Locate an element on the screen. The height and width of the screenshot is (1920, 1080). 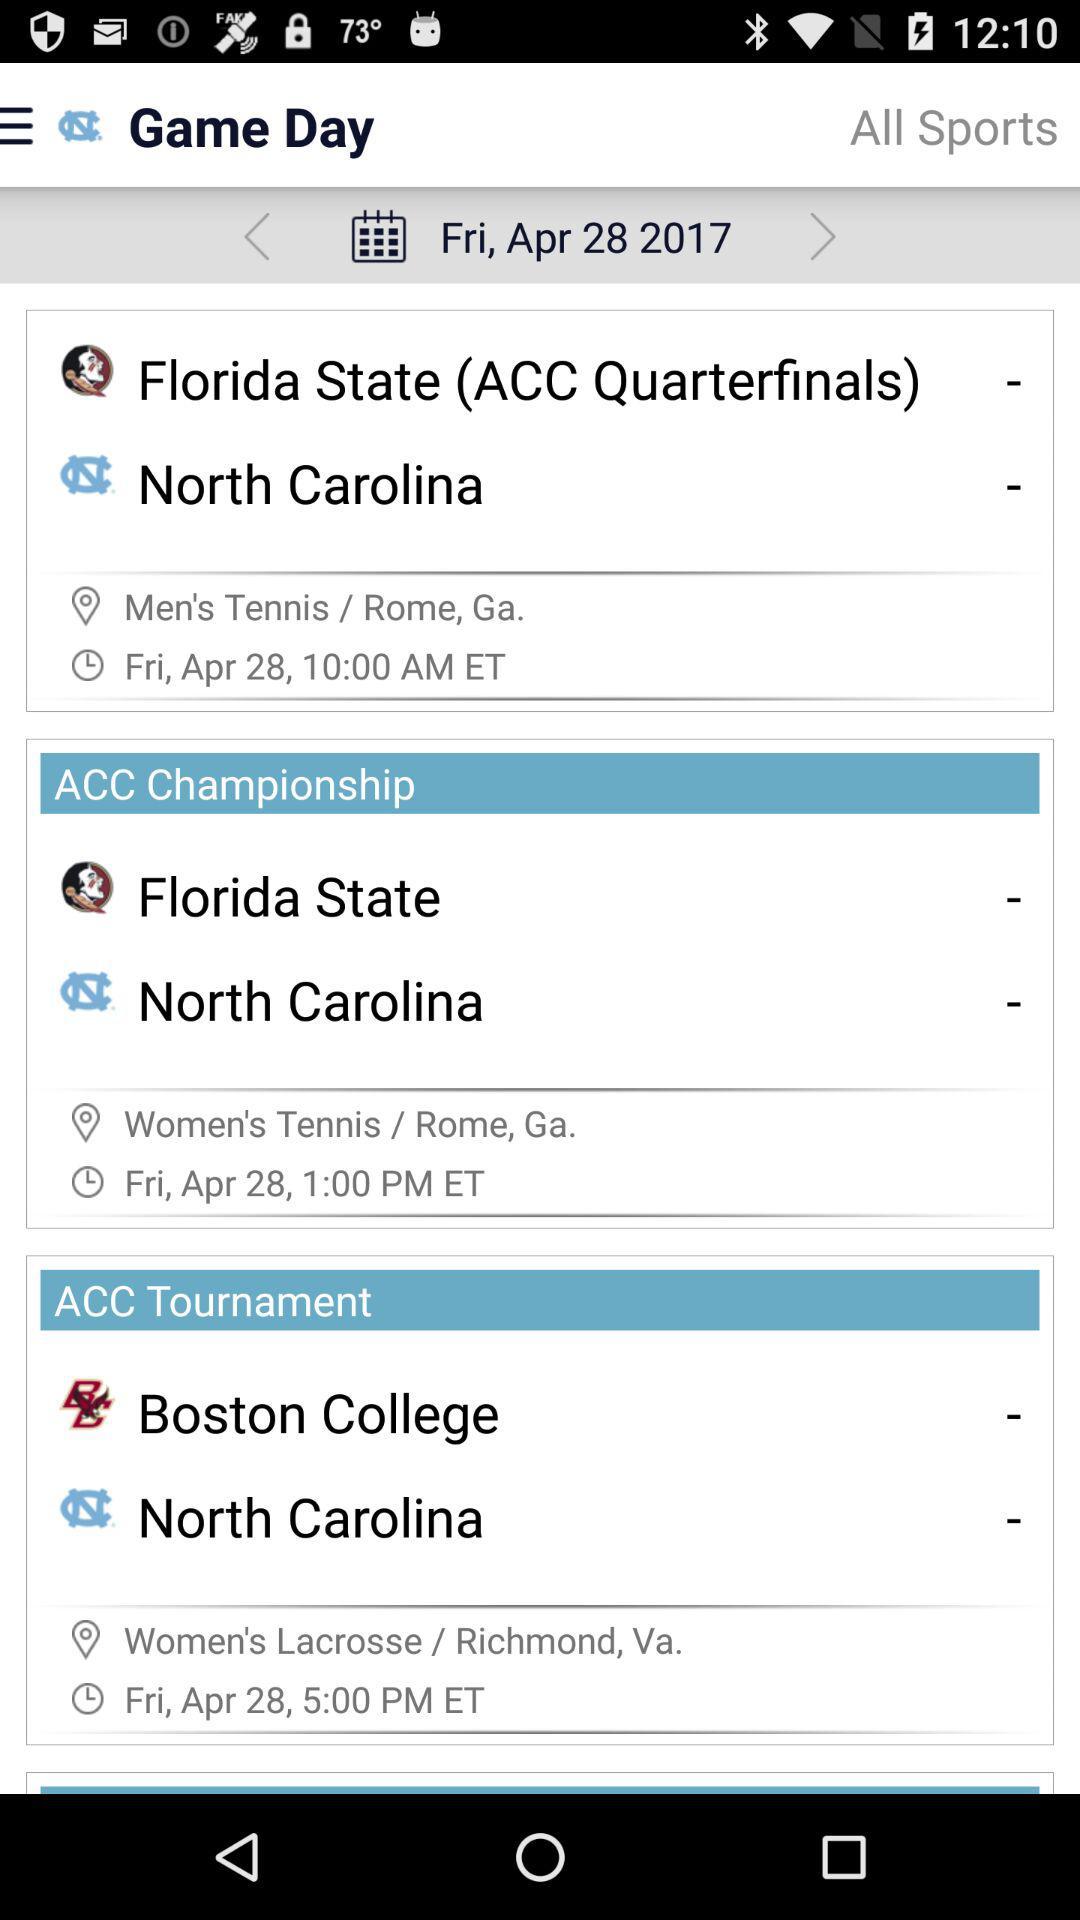
next page is located at coordinates (823, 236).